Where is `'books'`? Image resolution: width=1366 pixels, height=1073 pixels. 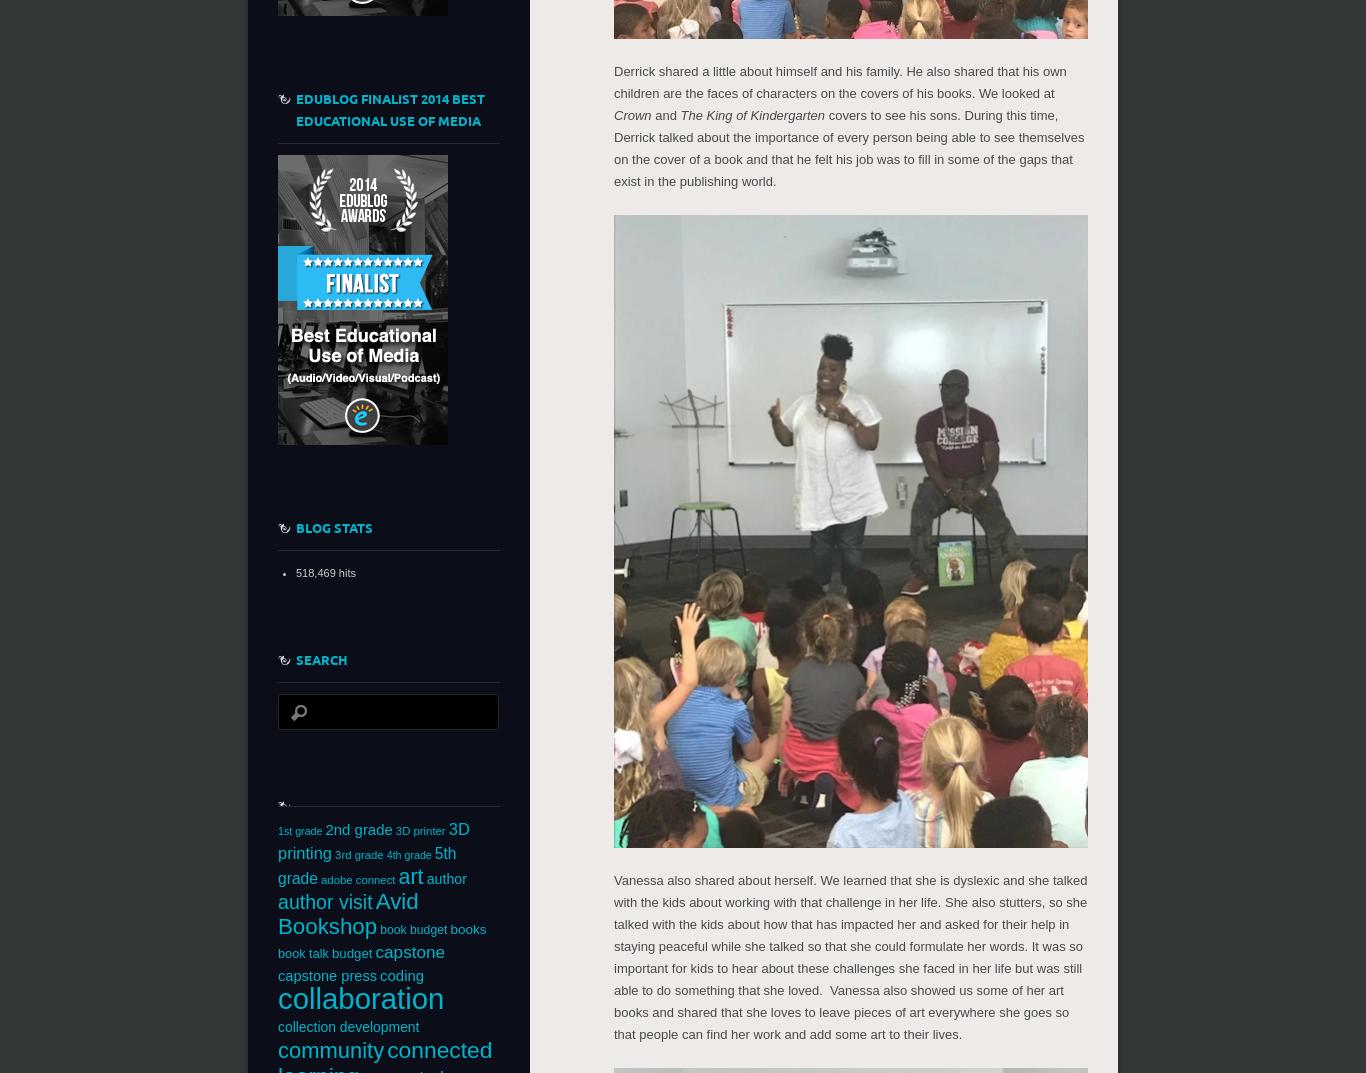 'books' is located at coordinates (467, 929).